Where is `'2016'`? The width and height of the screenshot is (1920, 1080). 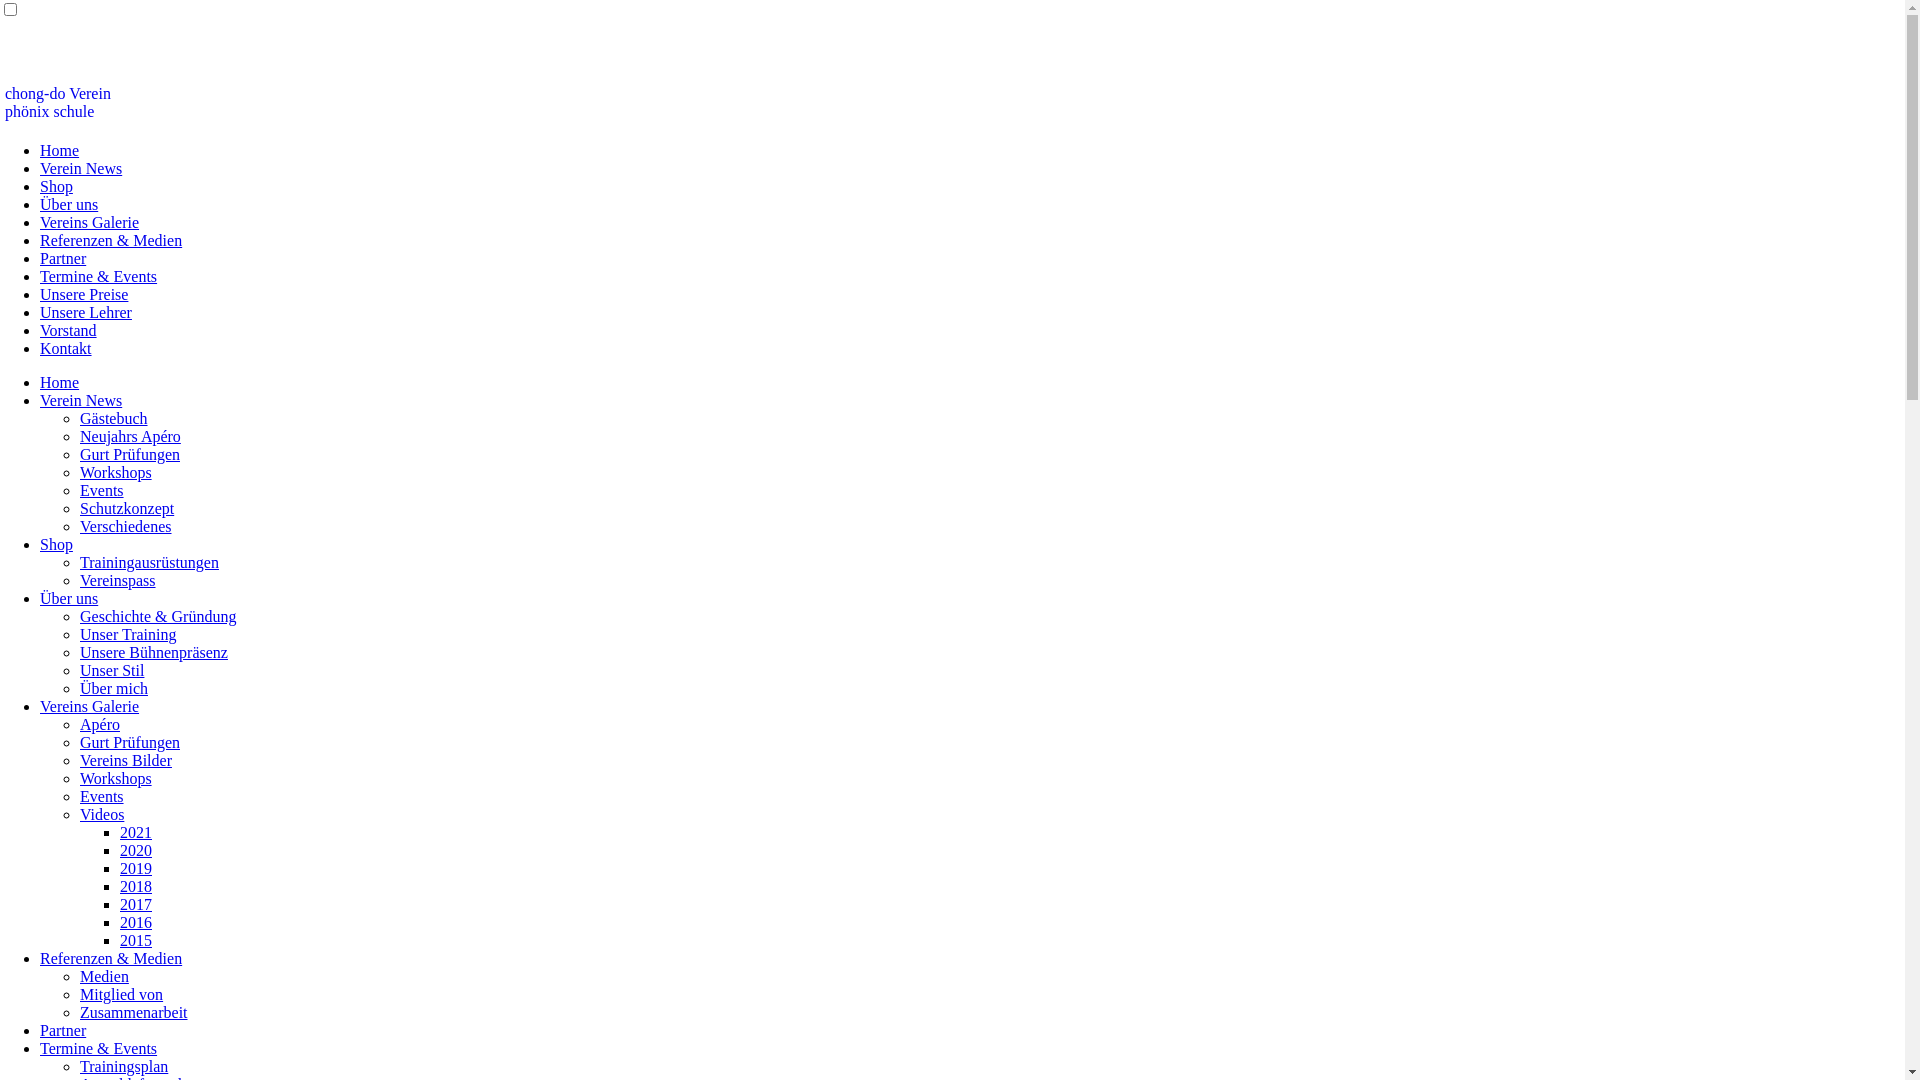
'2016' is located at coordinates (134, 922).